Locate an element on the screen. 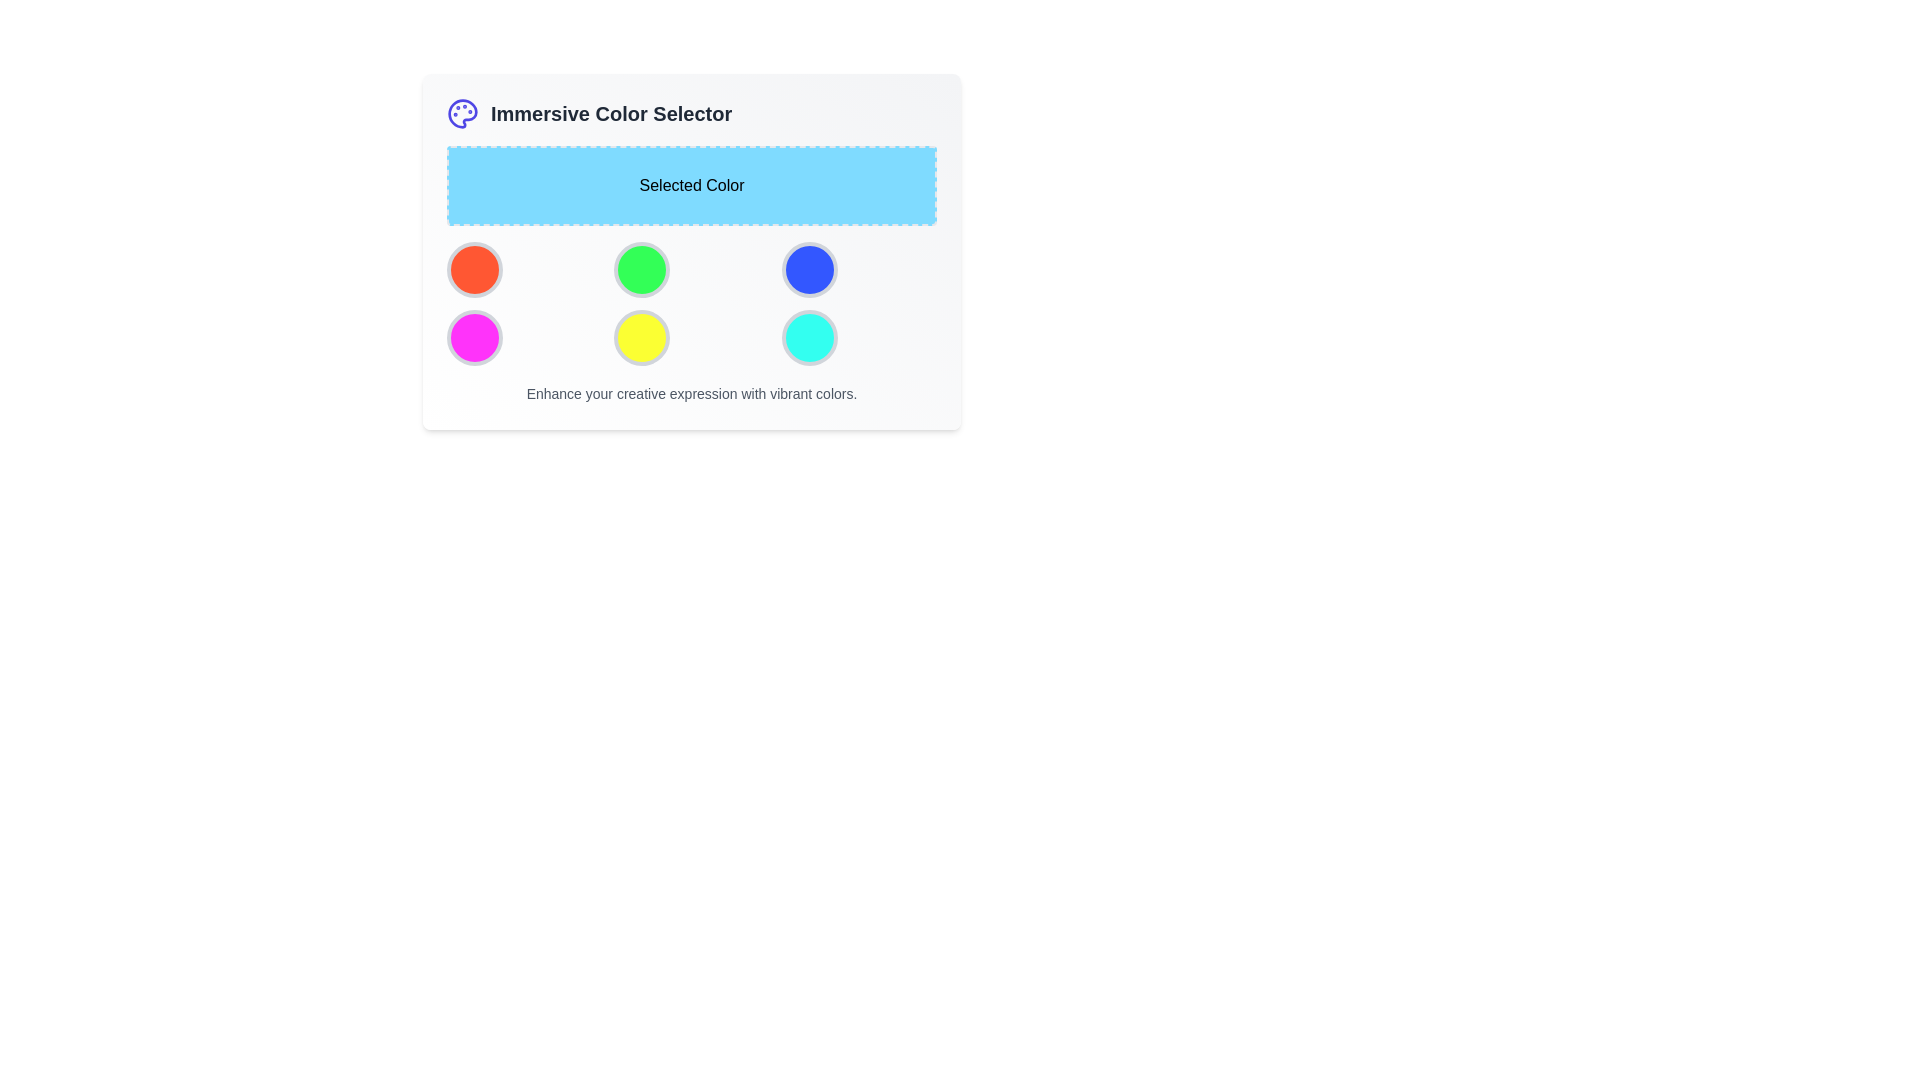  the second circular button in the first row of a grid layout is located at coordinates (642, 270).